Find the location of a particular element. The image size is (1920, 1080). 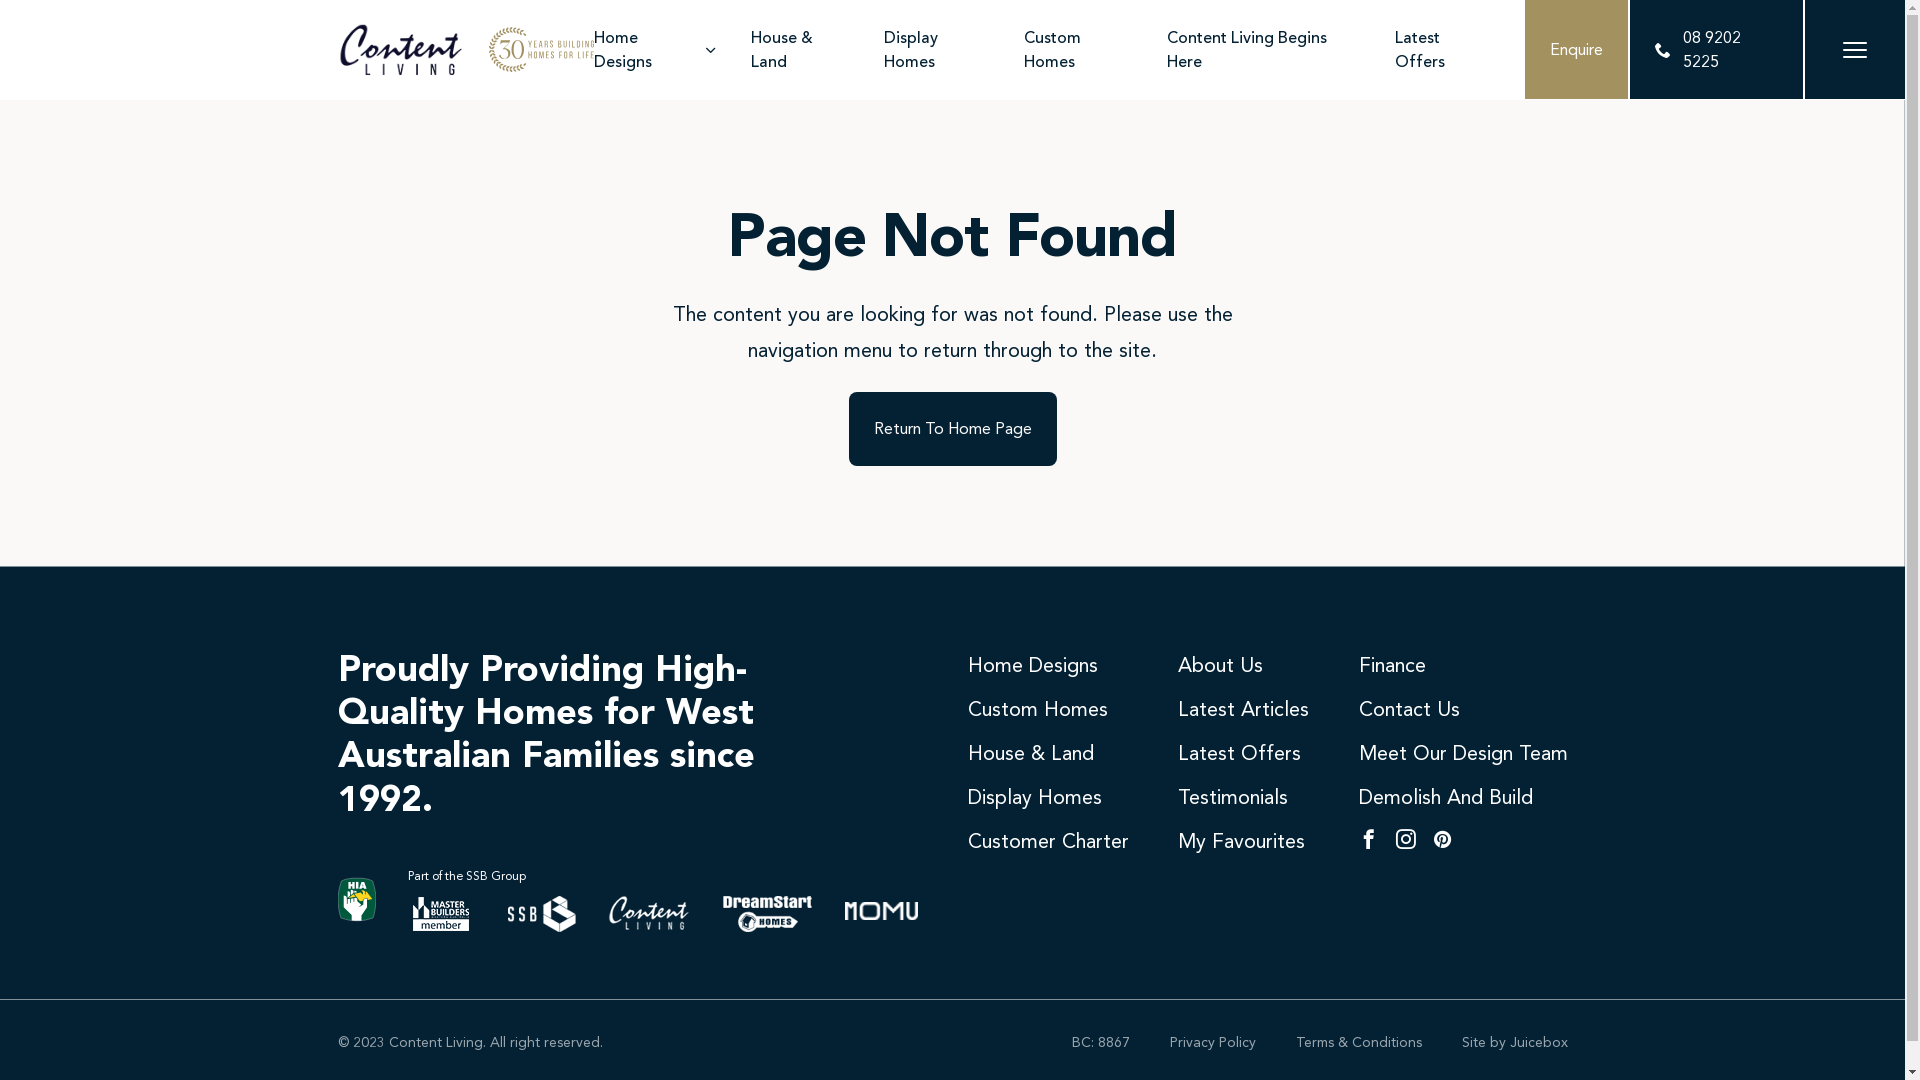

'About Us' is located at coordinates (1177, 664).